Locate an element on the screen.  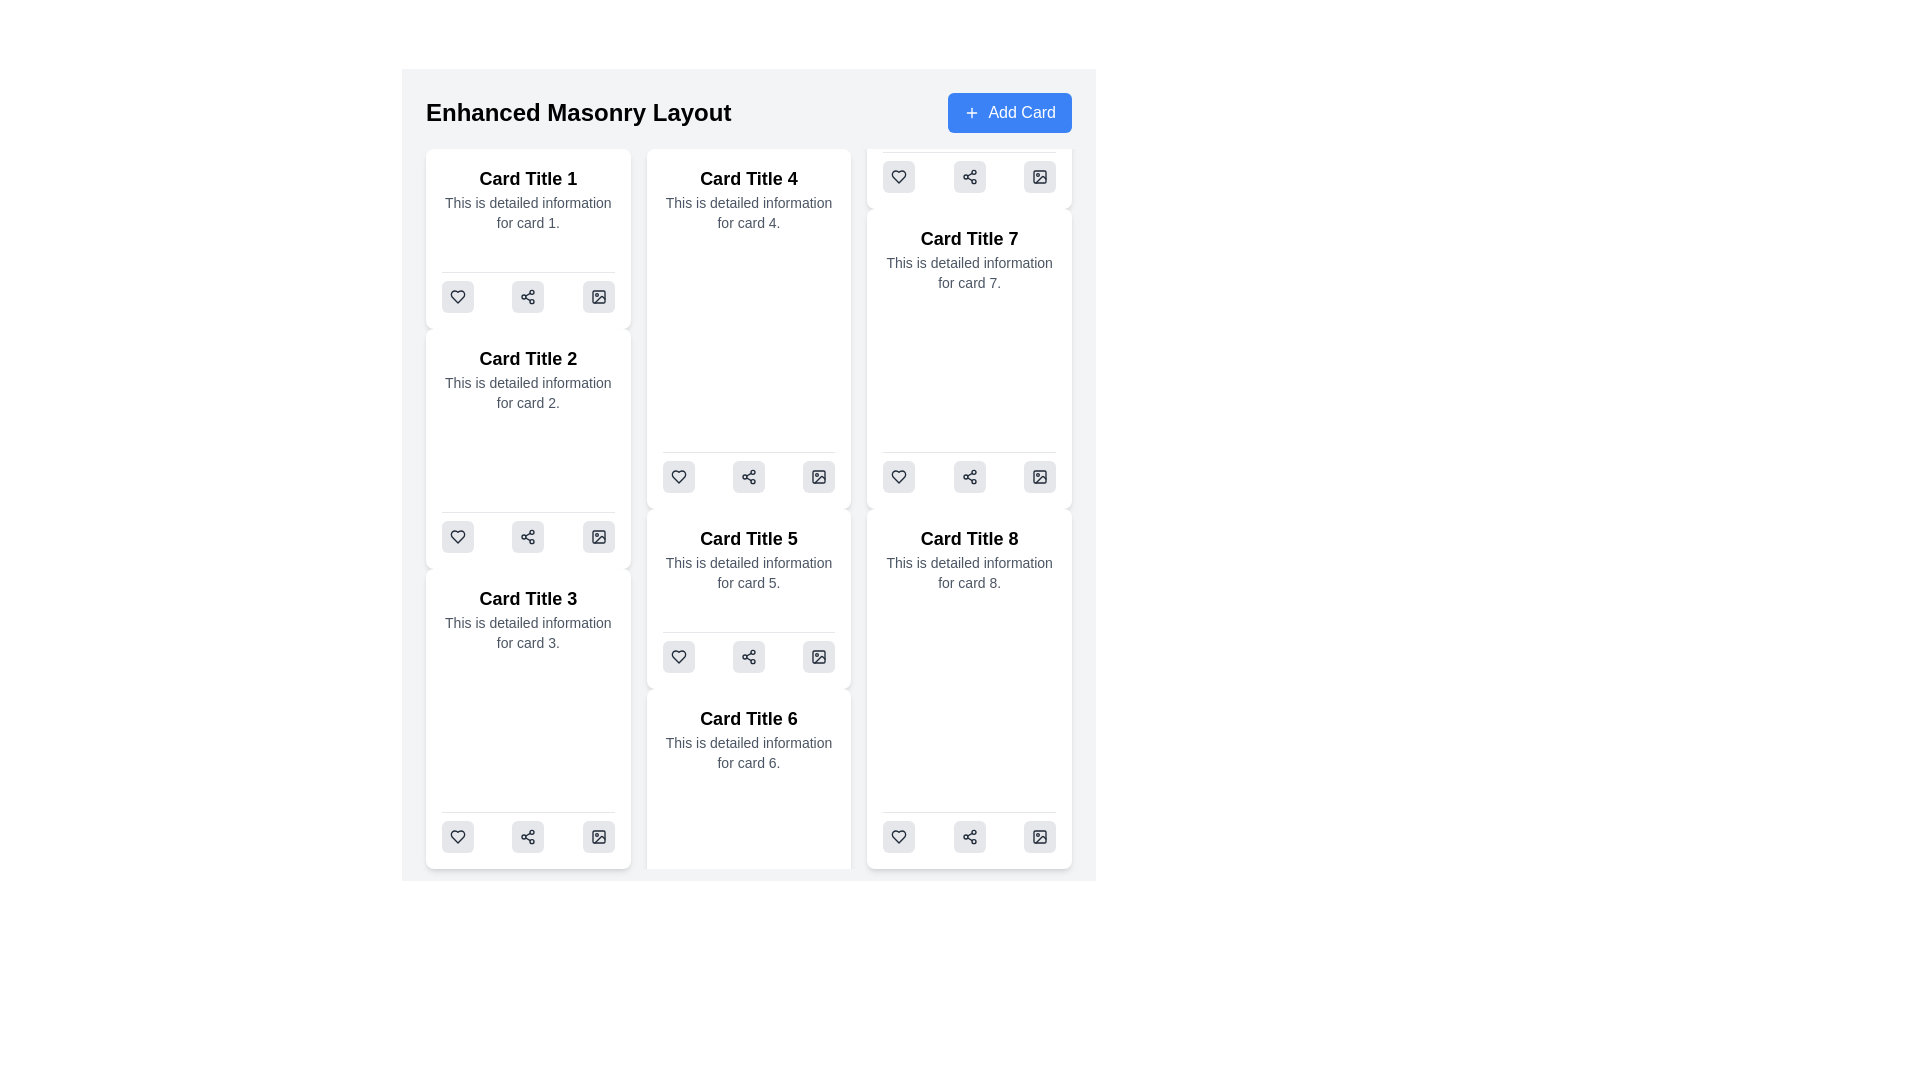
text 'Card Title 3' displayed in bold styling, which is the header of the third card in the first column of a multi-column layout is located at coordinates (528, 597).